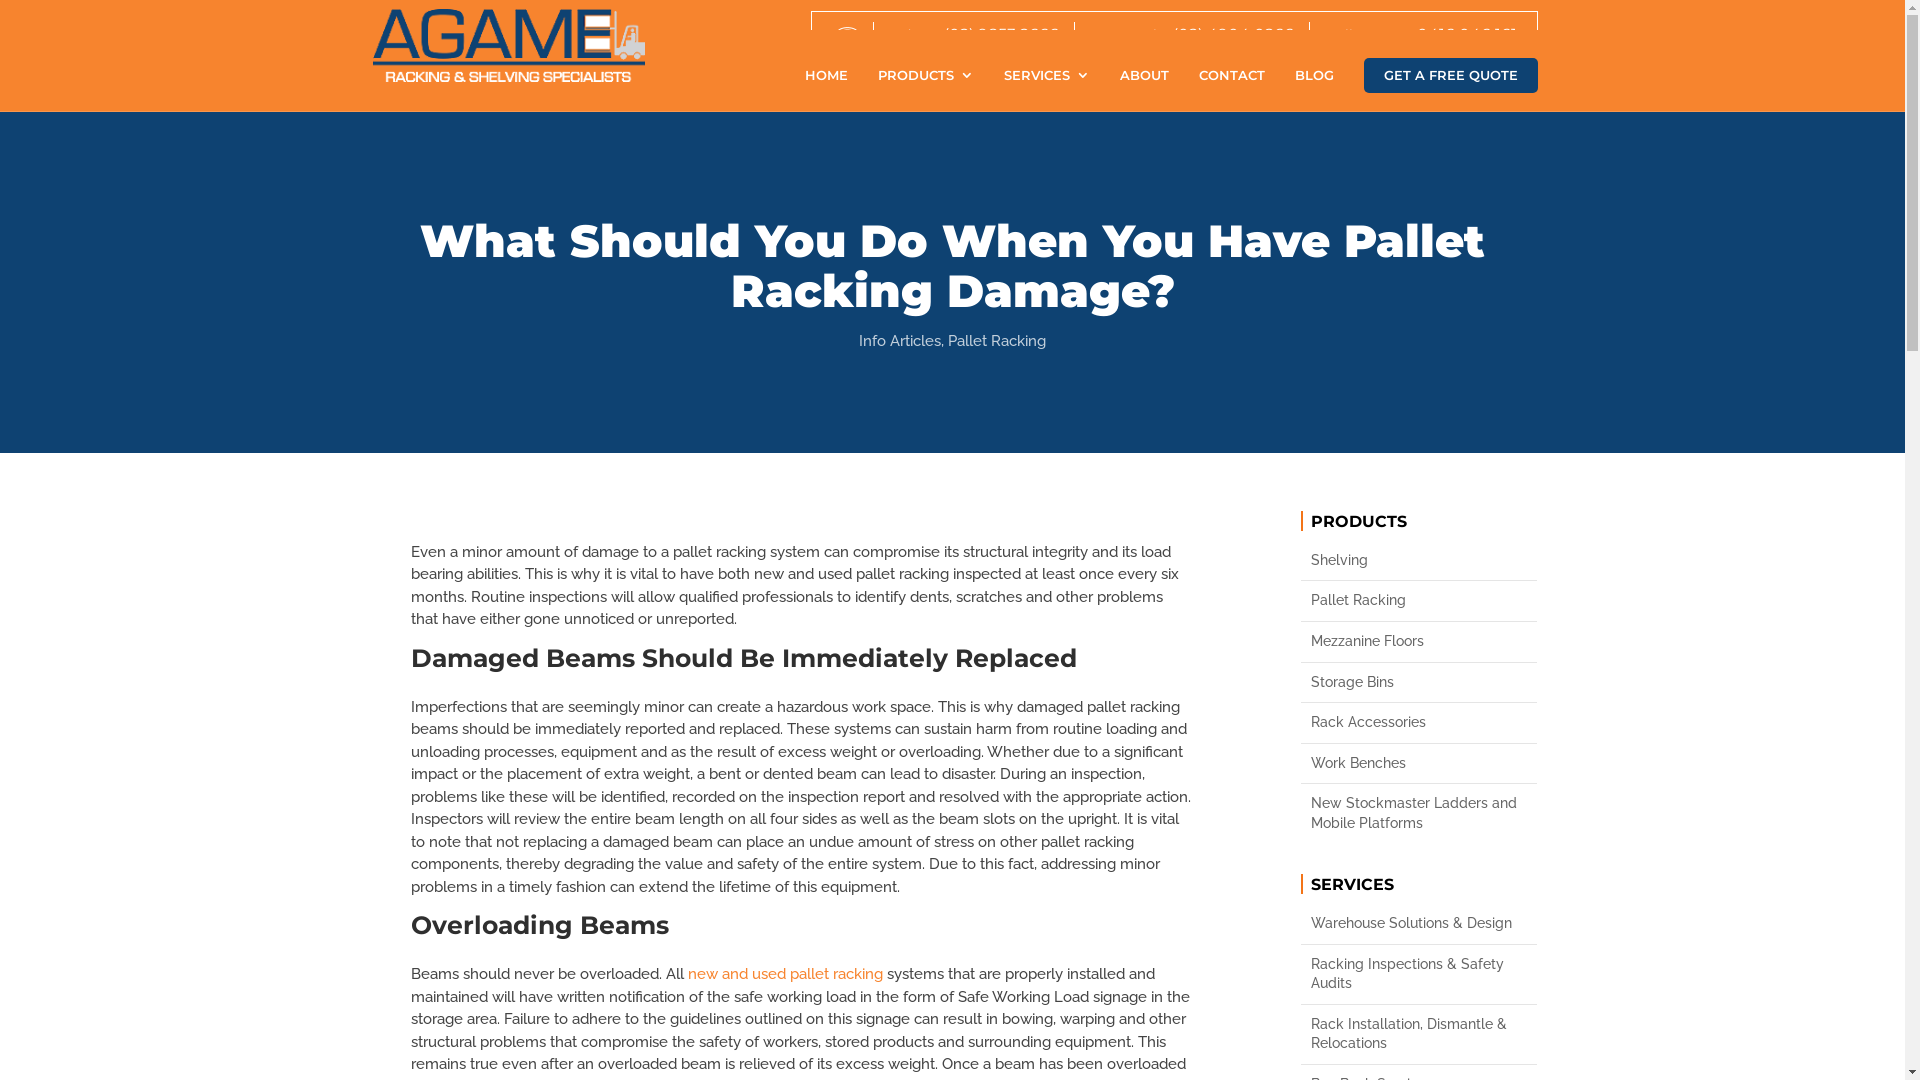  I want to click on 'Info Articles', so click(899, 339).